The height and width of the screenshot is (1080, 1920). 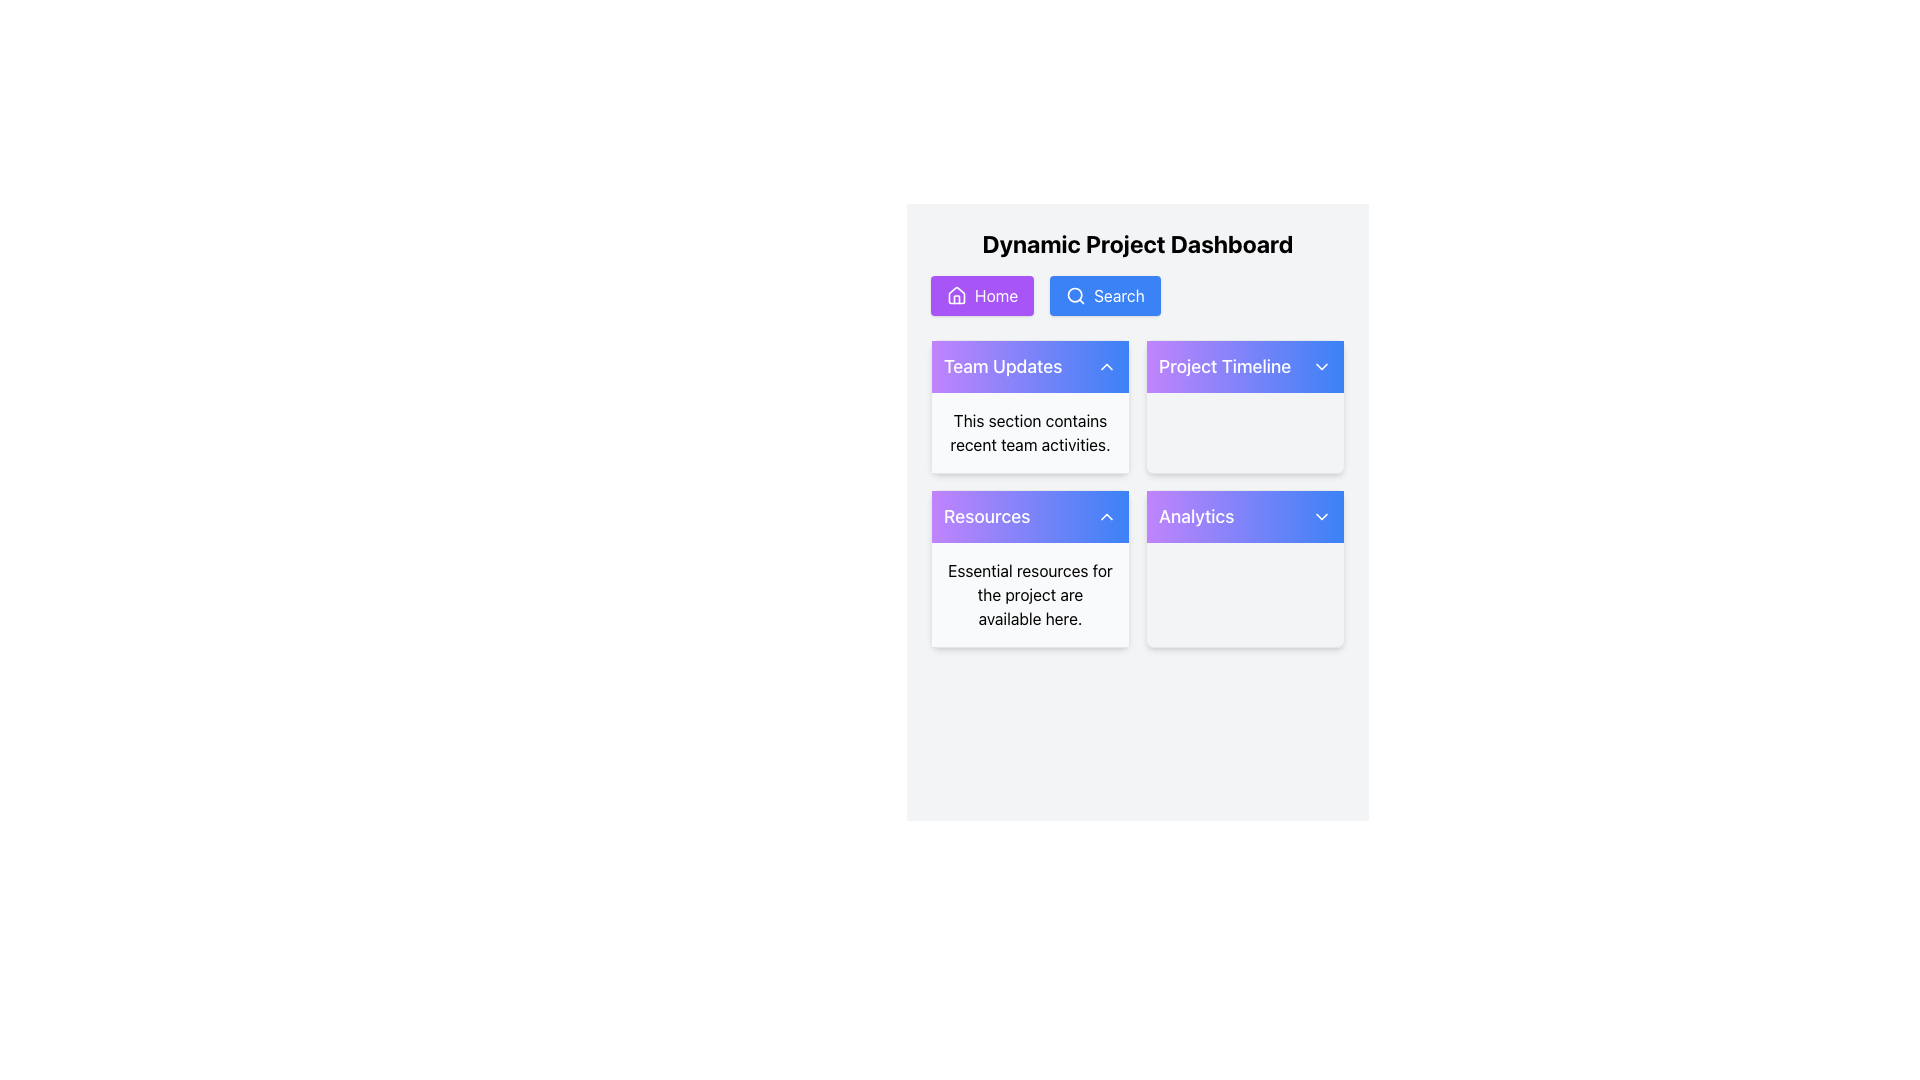 What do you see at coordinates (1104, 296) in the screenshot?
I see `the search button located to the right of the 'Home' button` at bounding box center [1104, 296].